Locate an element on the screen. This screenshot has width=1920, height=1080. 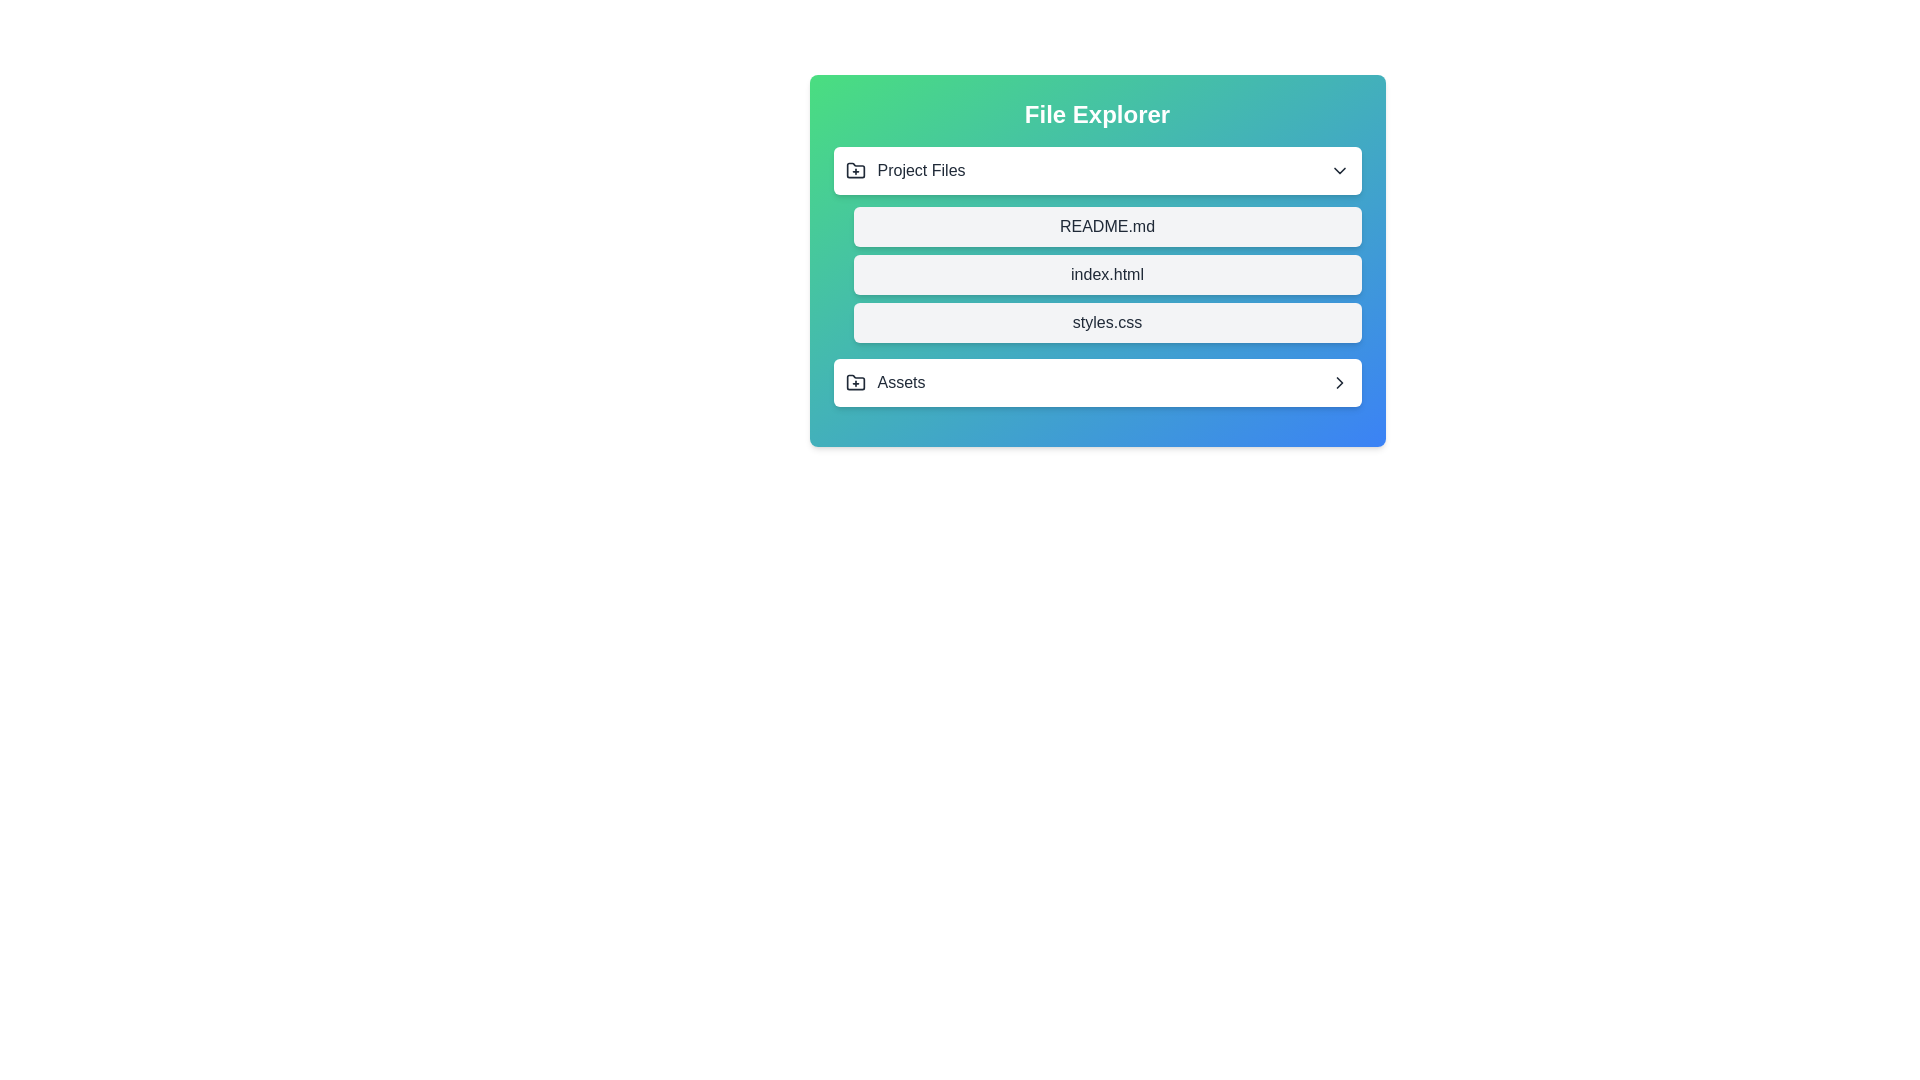
the Chevron-Right SVG Icon located at the far right of the 'Assets' section is located at coordinates (1339, 382).